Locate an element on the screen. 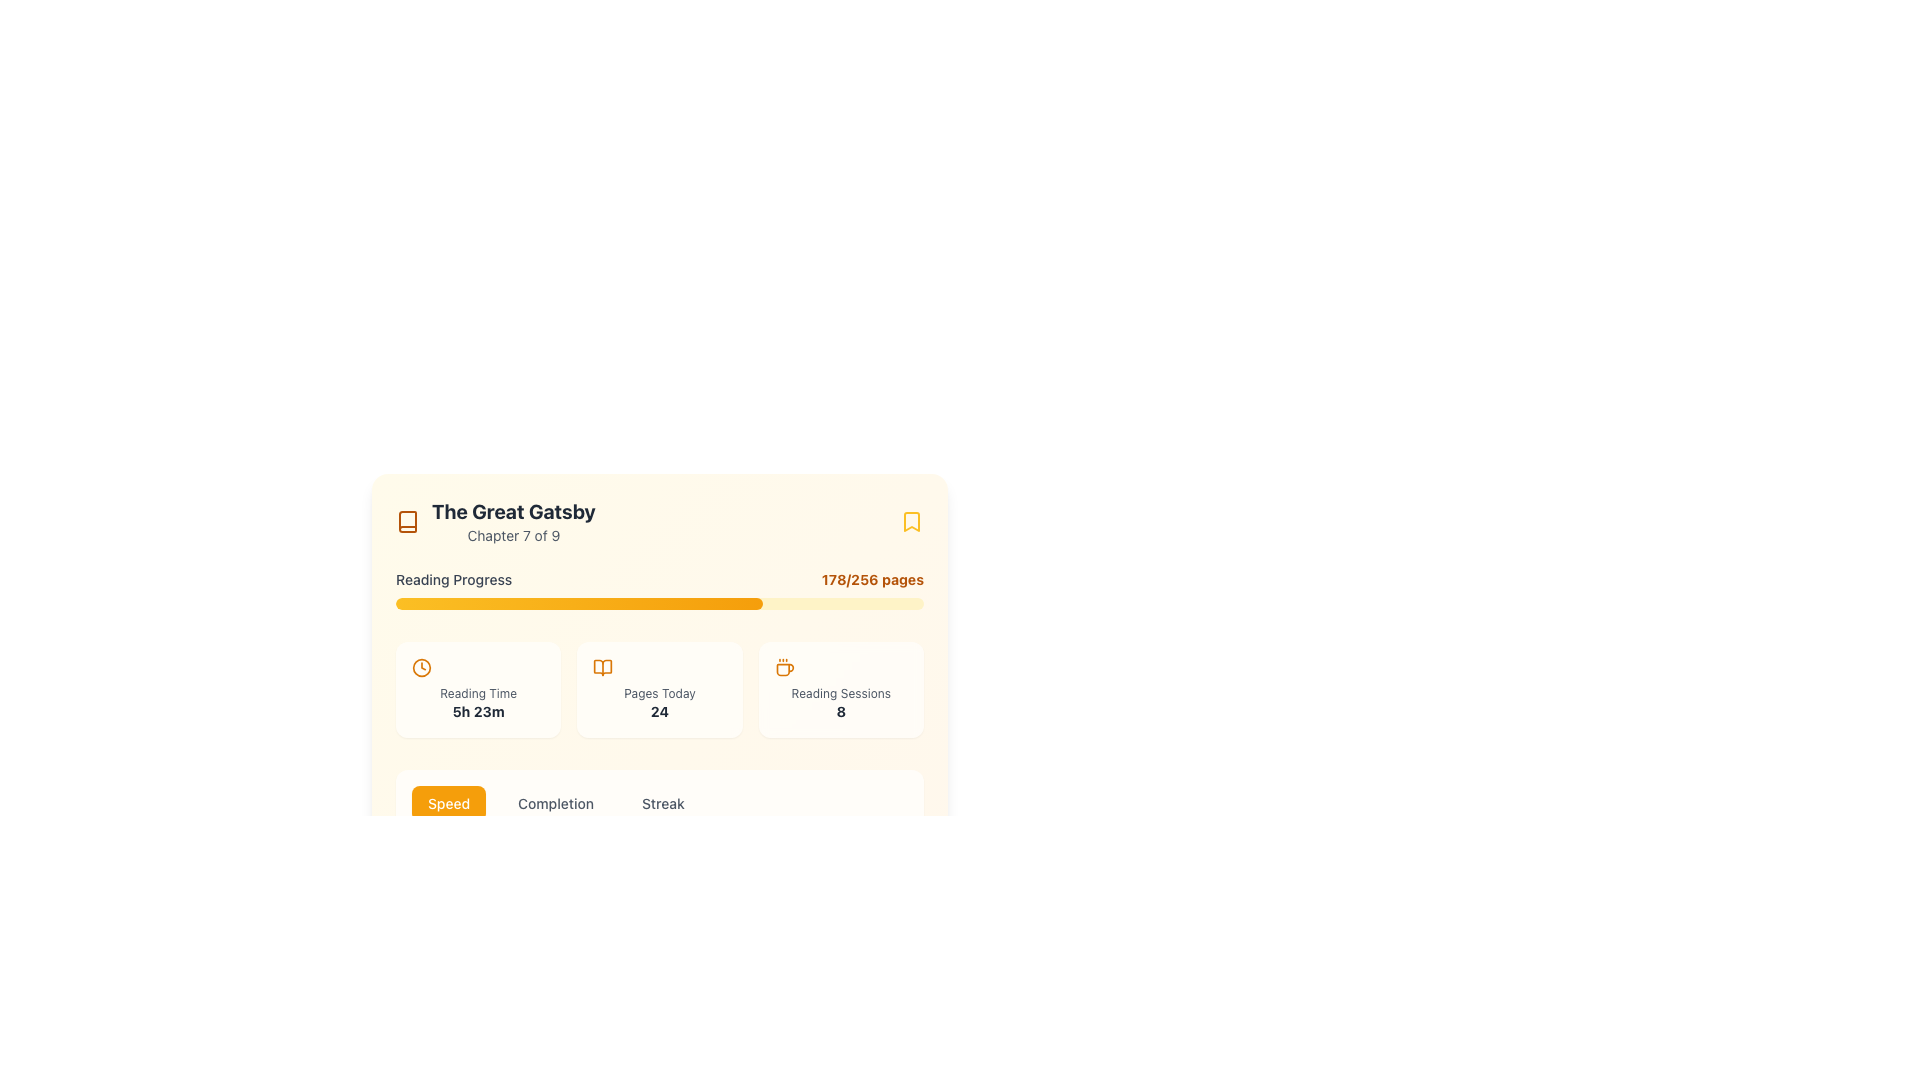  the text label indicating '5 hours and 23 minutes' duration information located below the 'Reading Time' label is located at coordinates (477, 711).